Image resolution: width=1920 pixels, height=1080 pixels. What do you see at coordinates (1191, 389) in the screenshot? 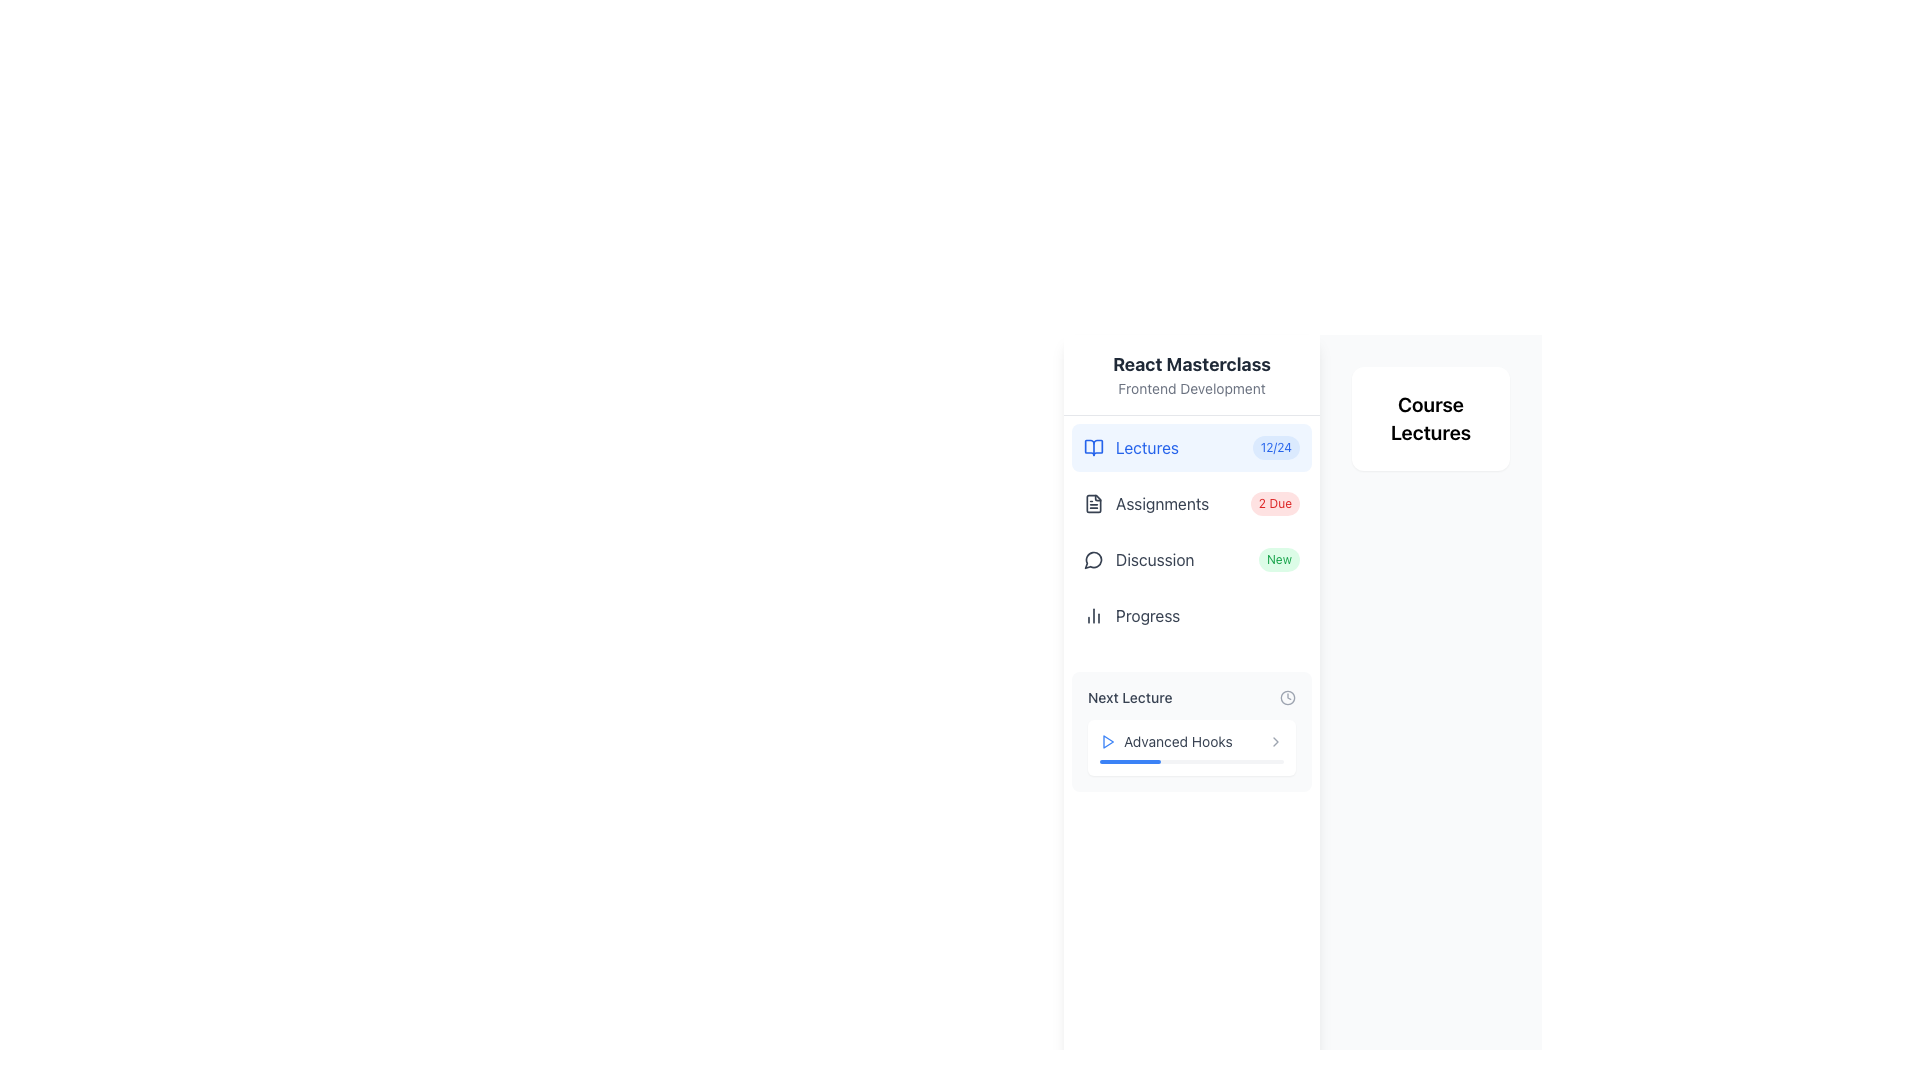
I see `the text label that serves as a subheading below the 'React Masterclass' header, providing additional context` at bounding box center [1191, 389].